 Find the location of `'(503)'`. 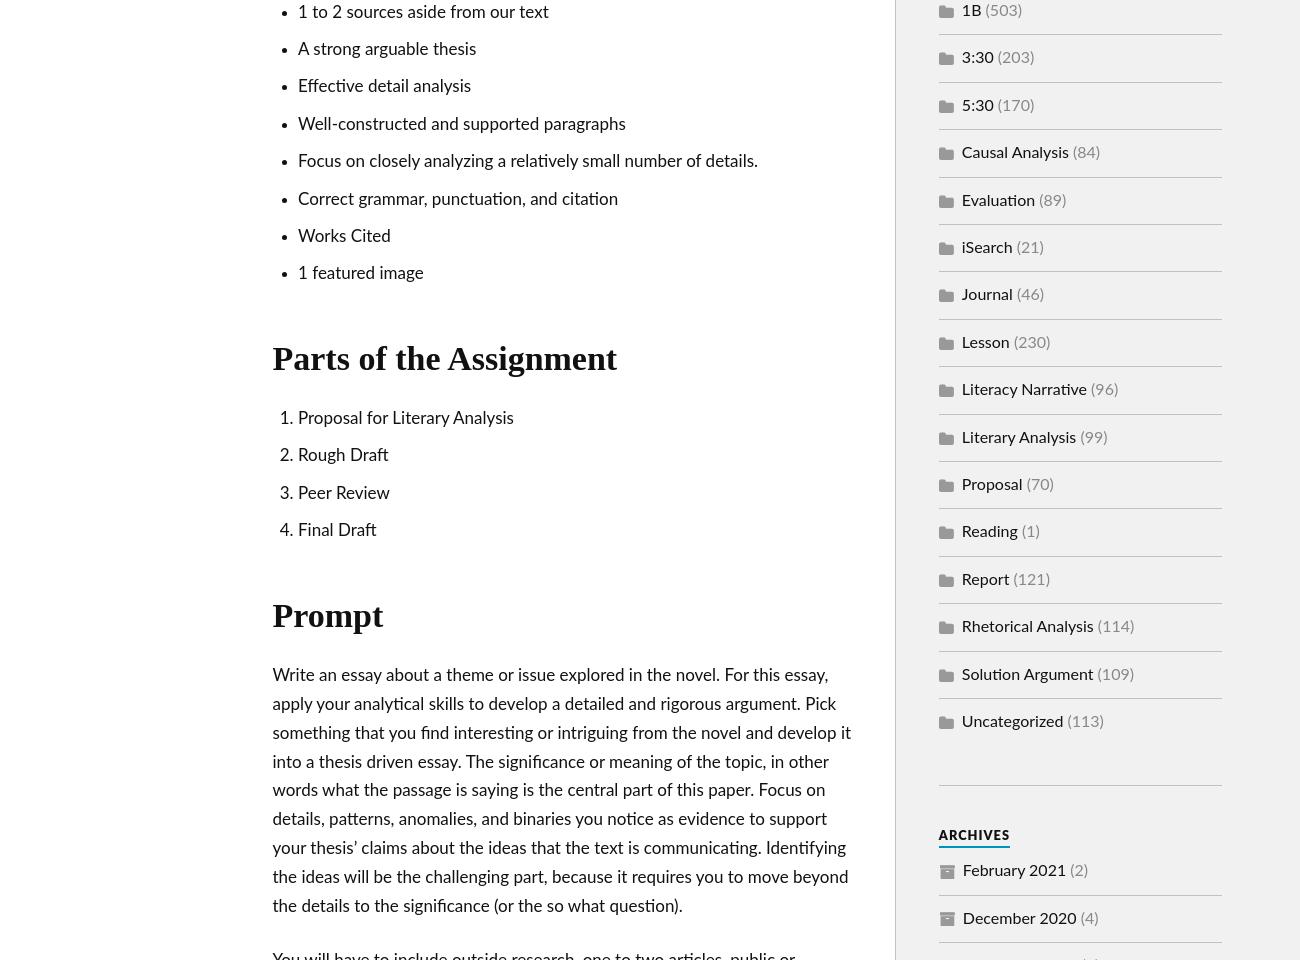

'(503)' is located at coordinates (1000, 10).